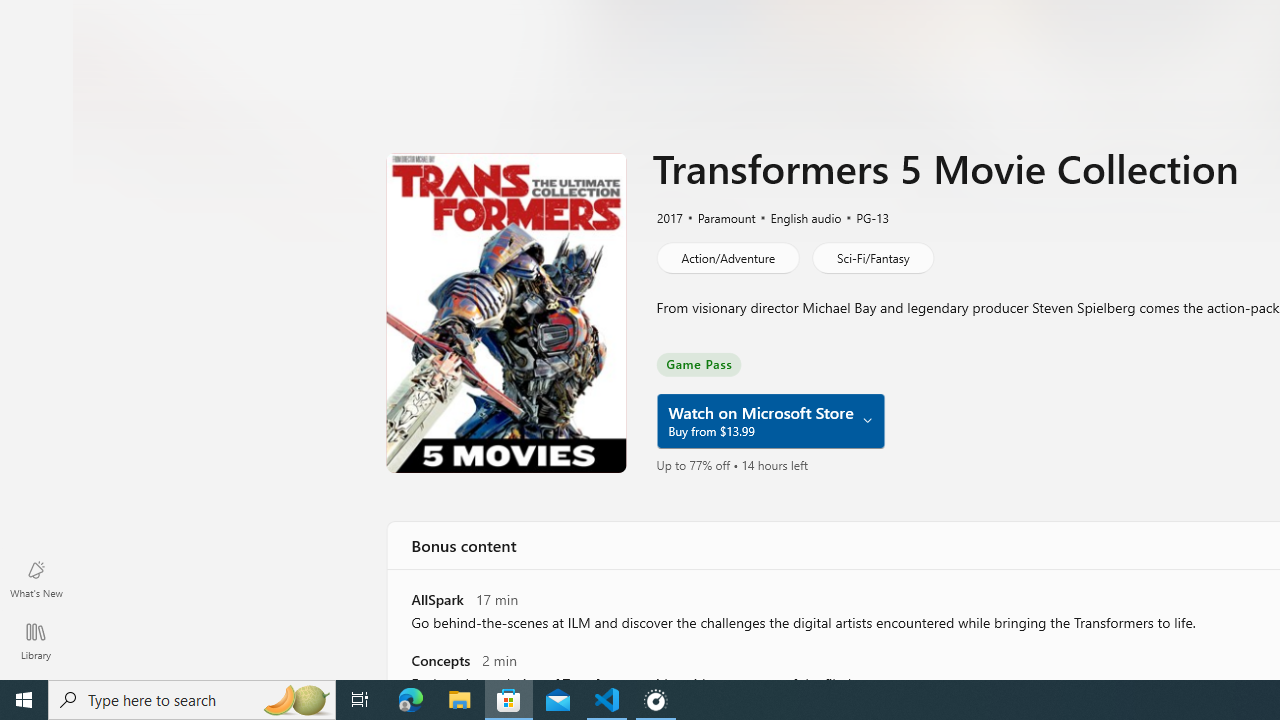 This screenshot has width=1280, height=720. I want to click on 'PG-13', so click(863, 217).